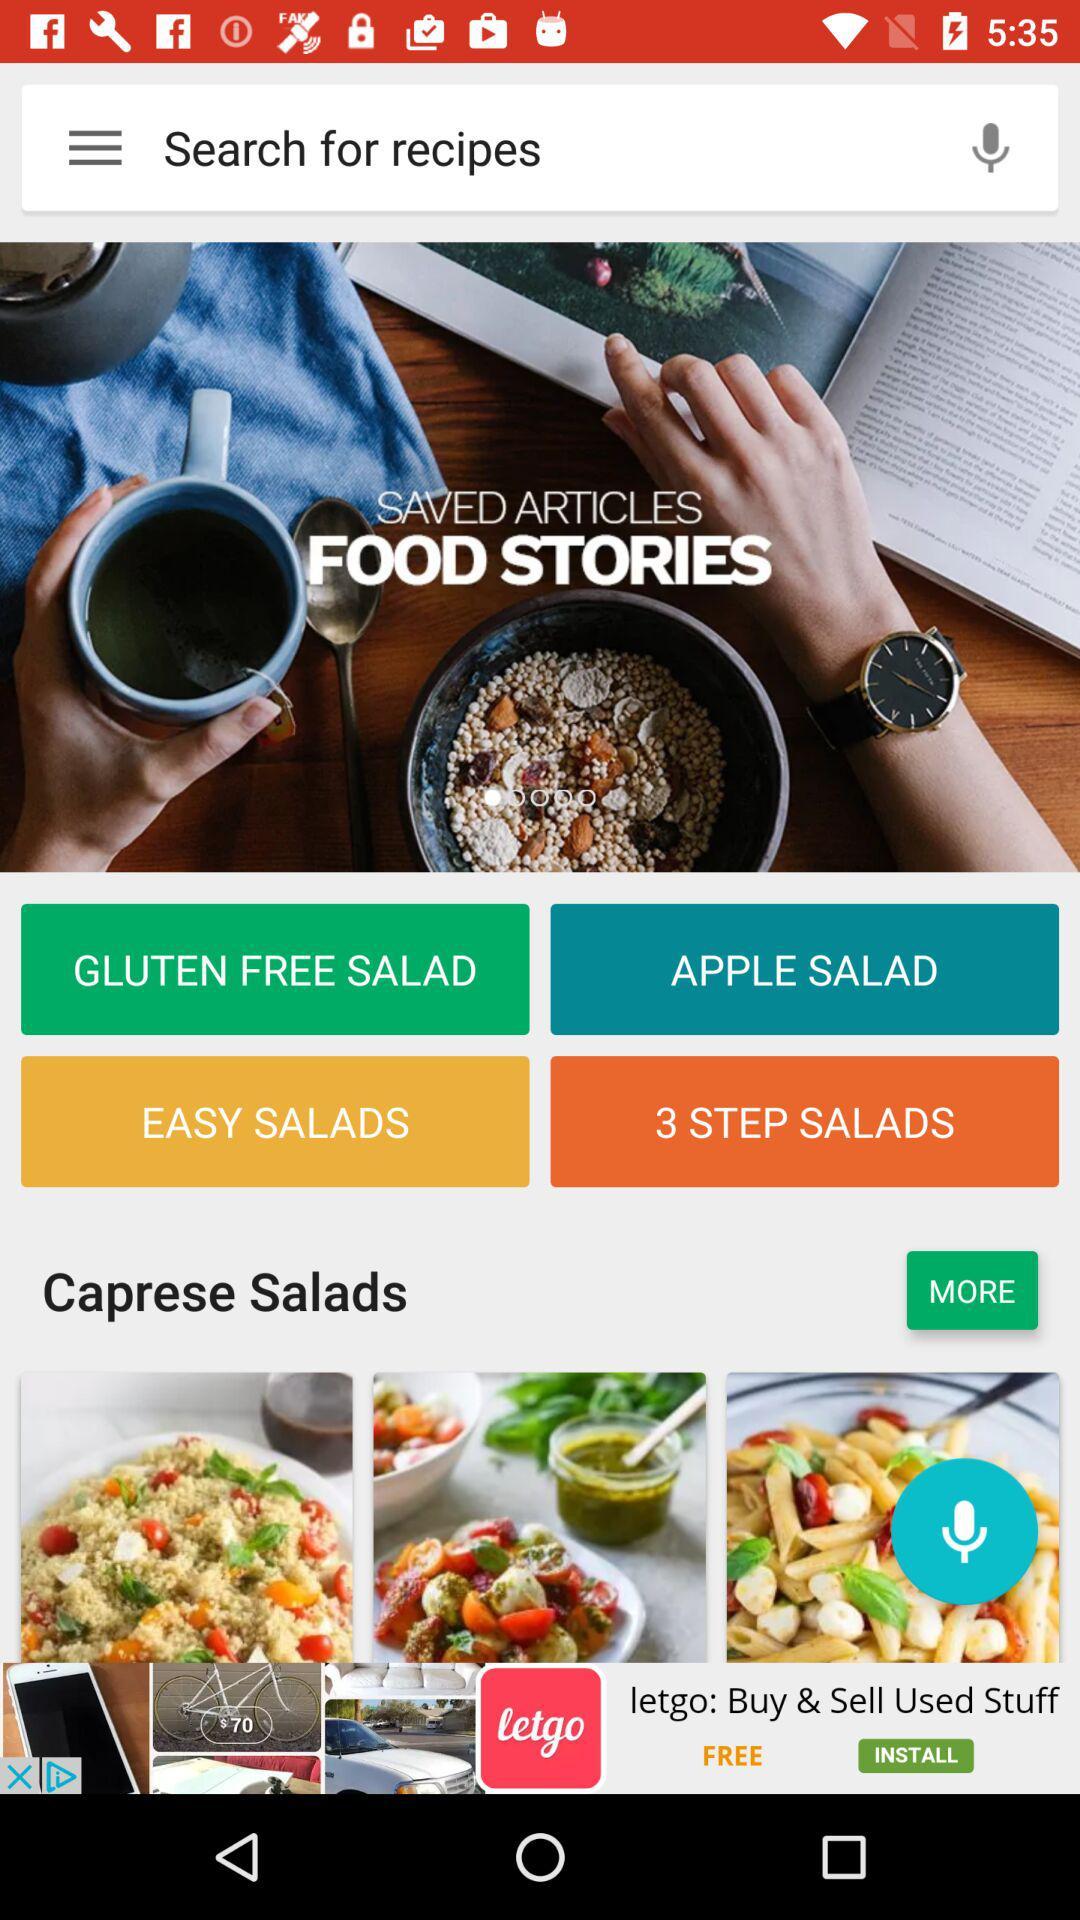 The height and width of the screenshot is (1920, 1080). Describe the element at coordinates (186, 1517) in the screenshot. I see `the first image which is below caprese salads` at that location.